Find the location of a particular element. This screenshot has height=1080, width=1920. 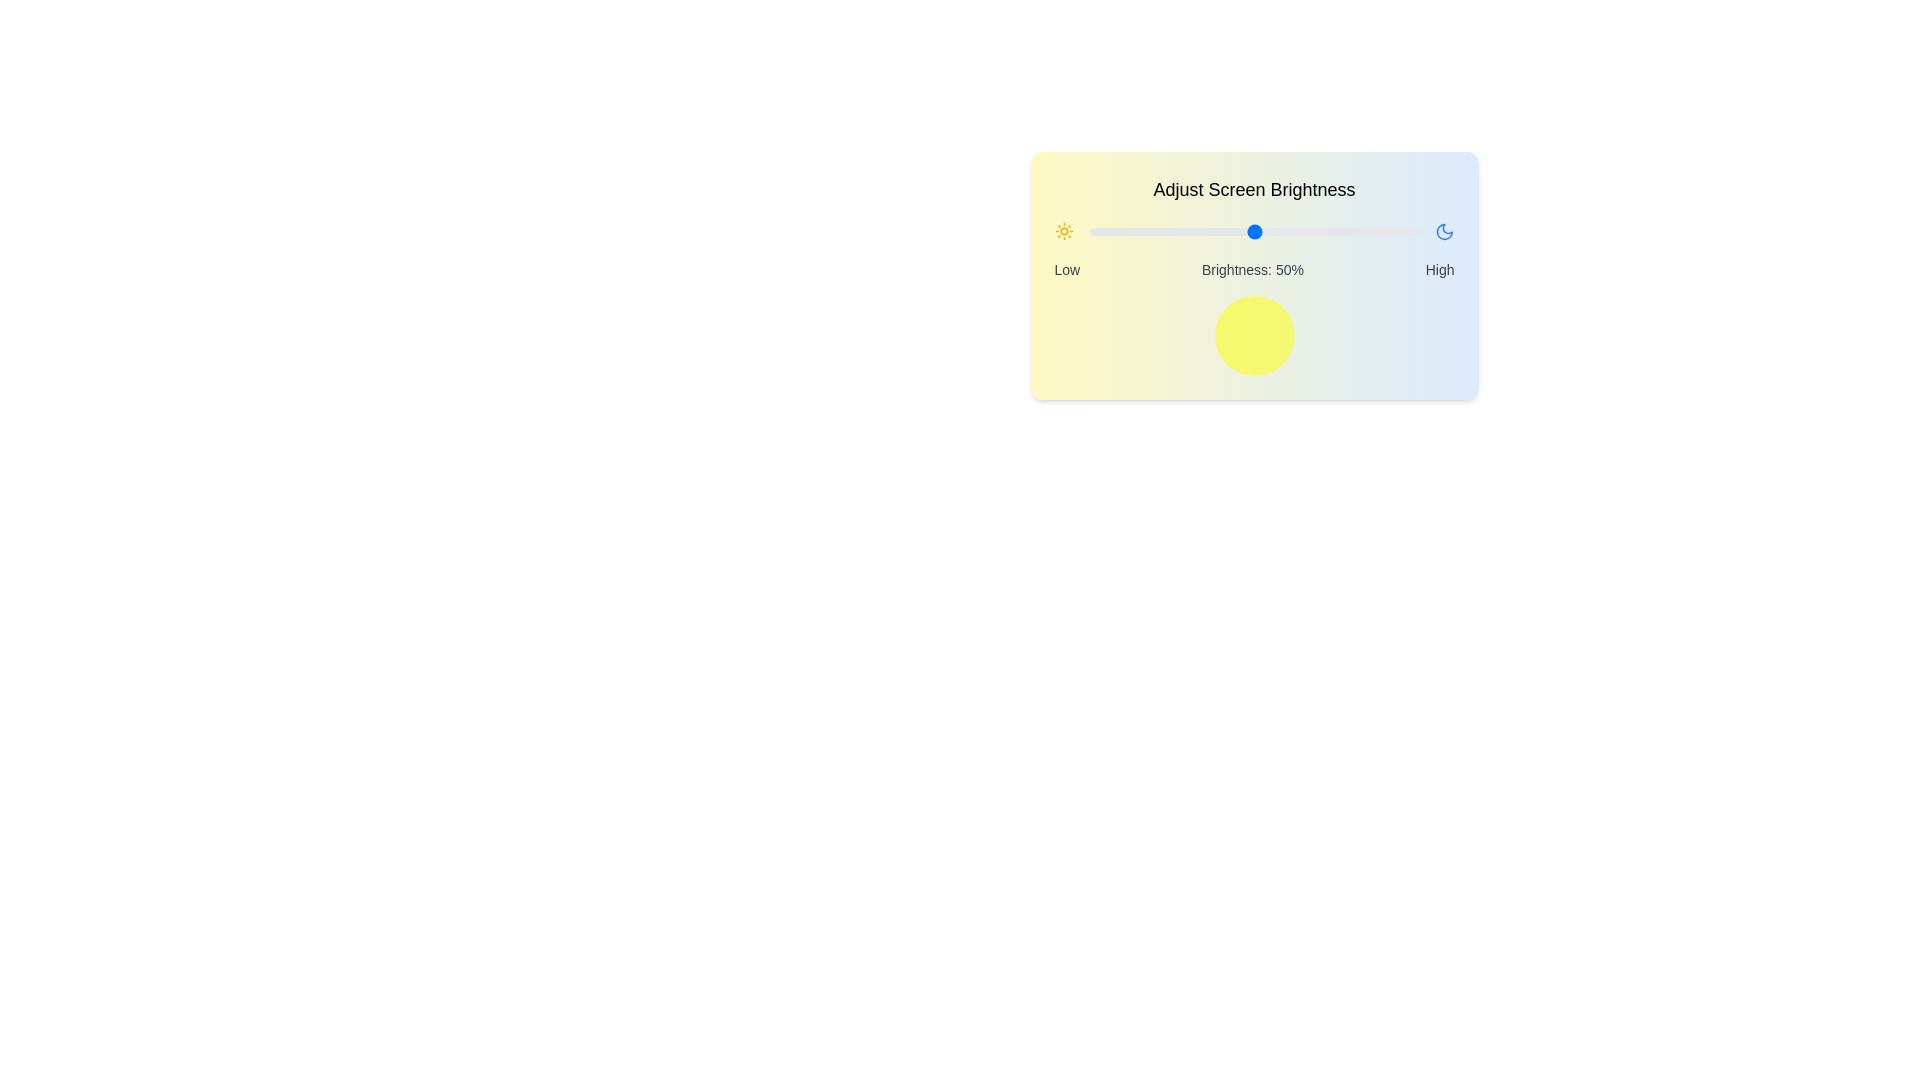

the brightness slider to 83% is located at coordinates (1362, 230).